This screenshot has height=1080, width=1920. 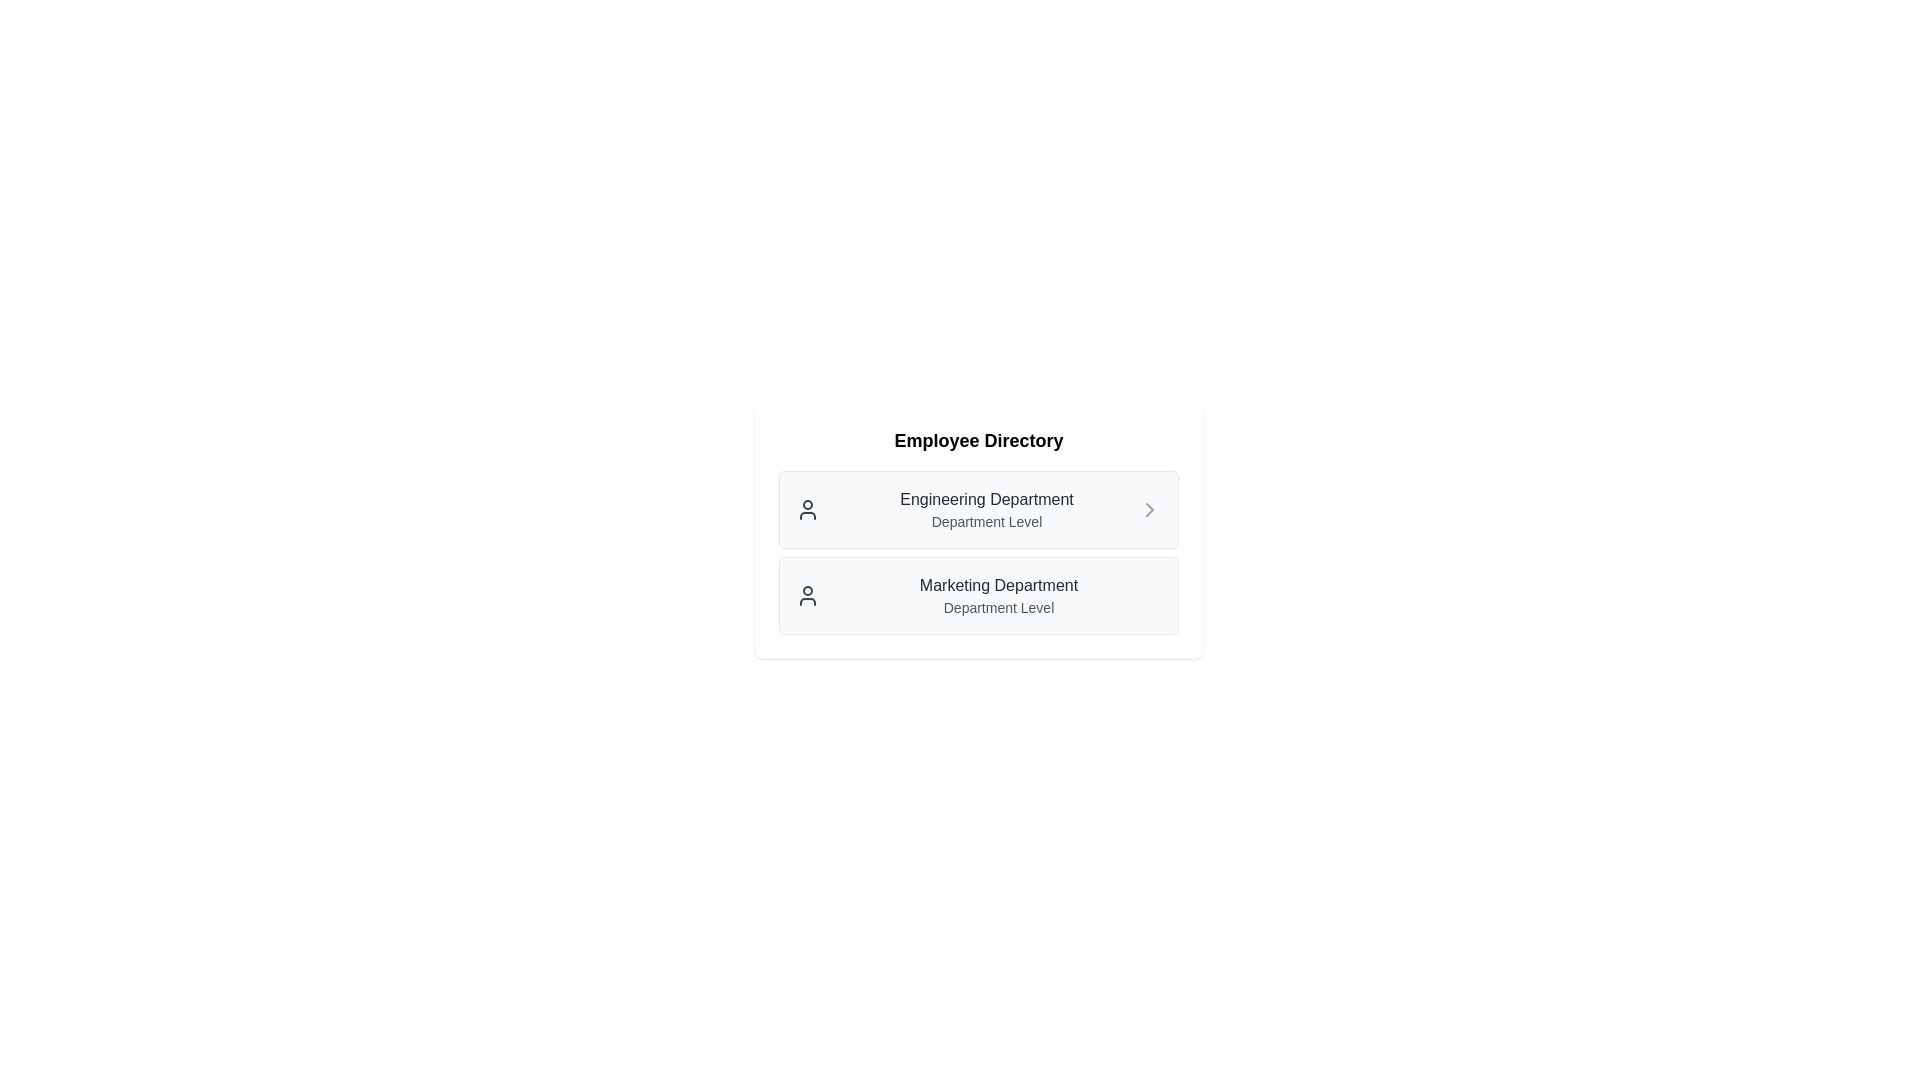 I want to click on the user avatar icon located to the left of the 'Engineering Department' text by moving the cursor to its center point, so click(x=807, y=508).